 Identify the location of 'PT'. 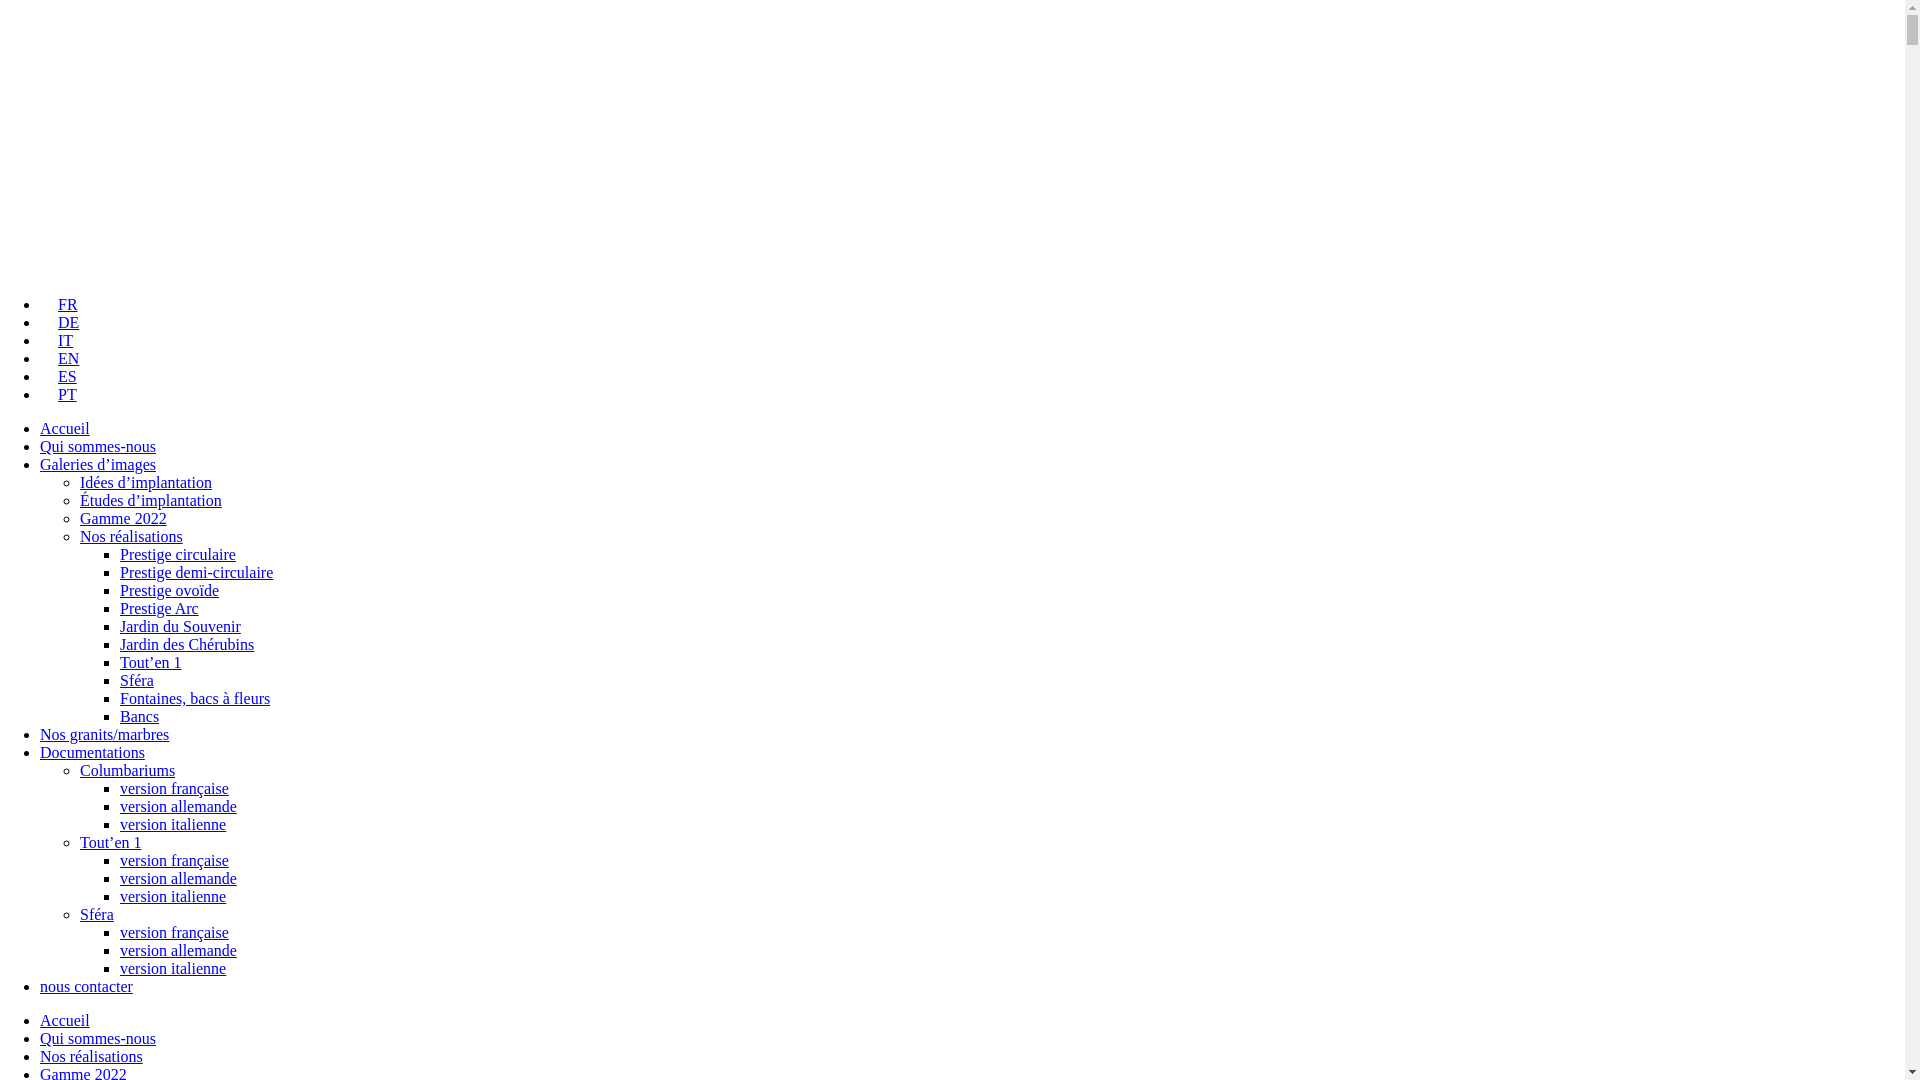
(58, 394).